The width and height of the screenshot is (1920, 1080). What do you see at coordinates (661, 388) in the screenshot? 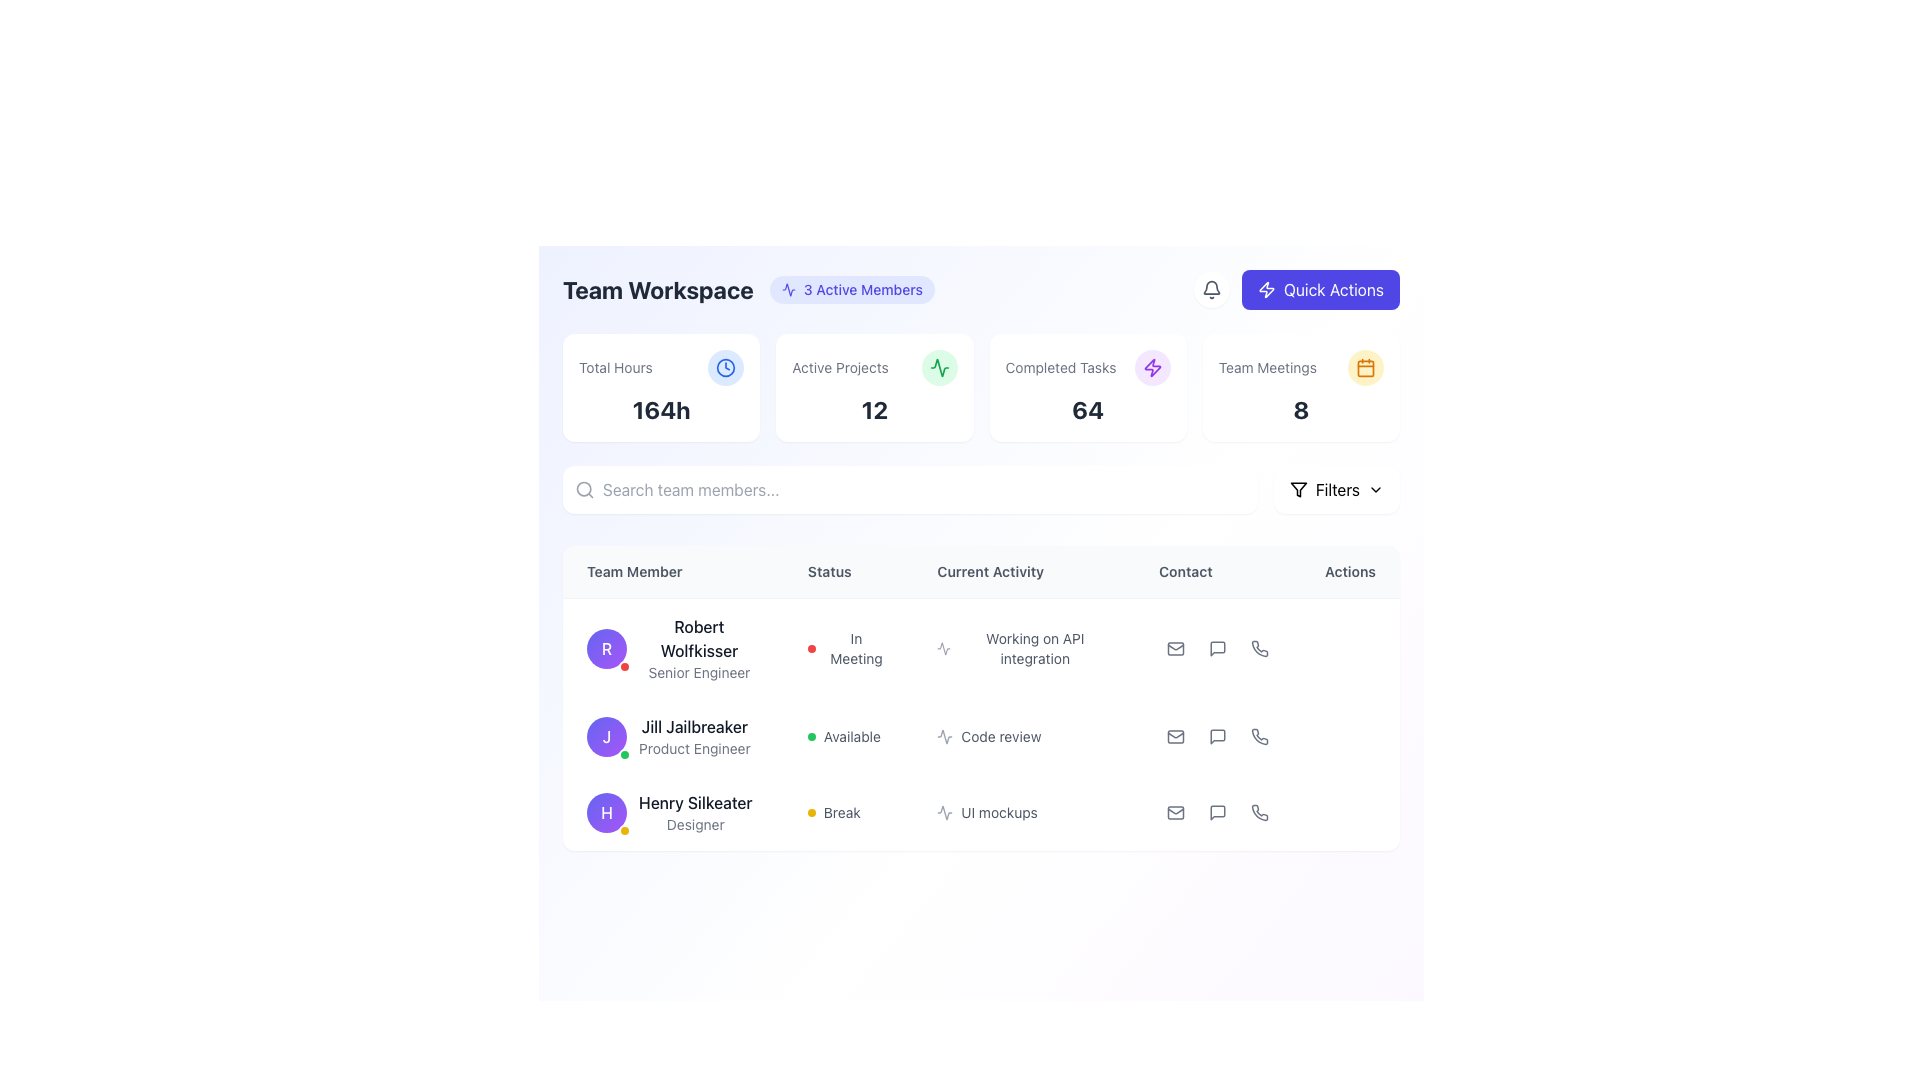
I see `the first card in the horizontal group of four cards, which has a white background, rounded corners, and displays 'Total Hours' at the top and '164h' at the bottom` at bounding box center [661, 388].